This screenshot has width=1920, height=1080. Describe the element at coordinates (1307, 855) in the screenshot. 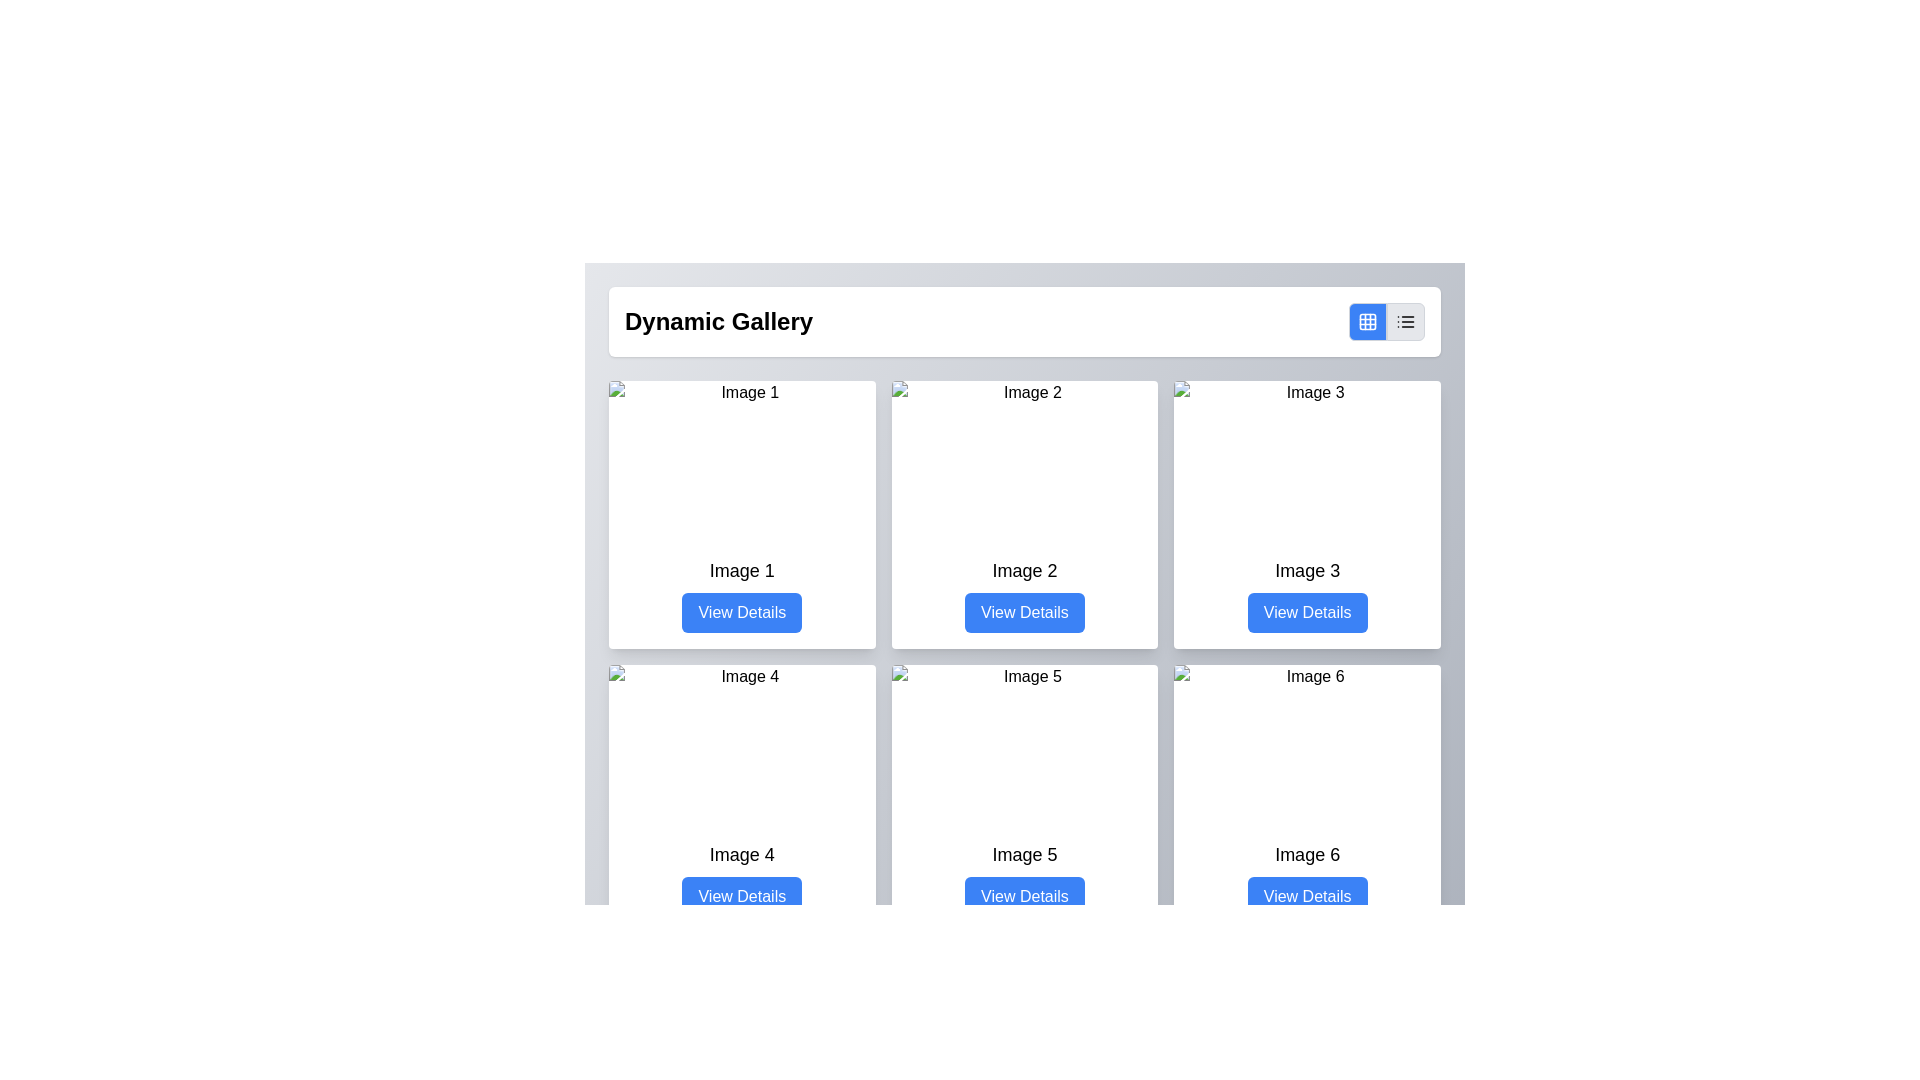

I see `the bold text label displaying 'Image 6' located in the bottom-right card above the 'View Details' button` at that location.